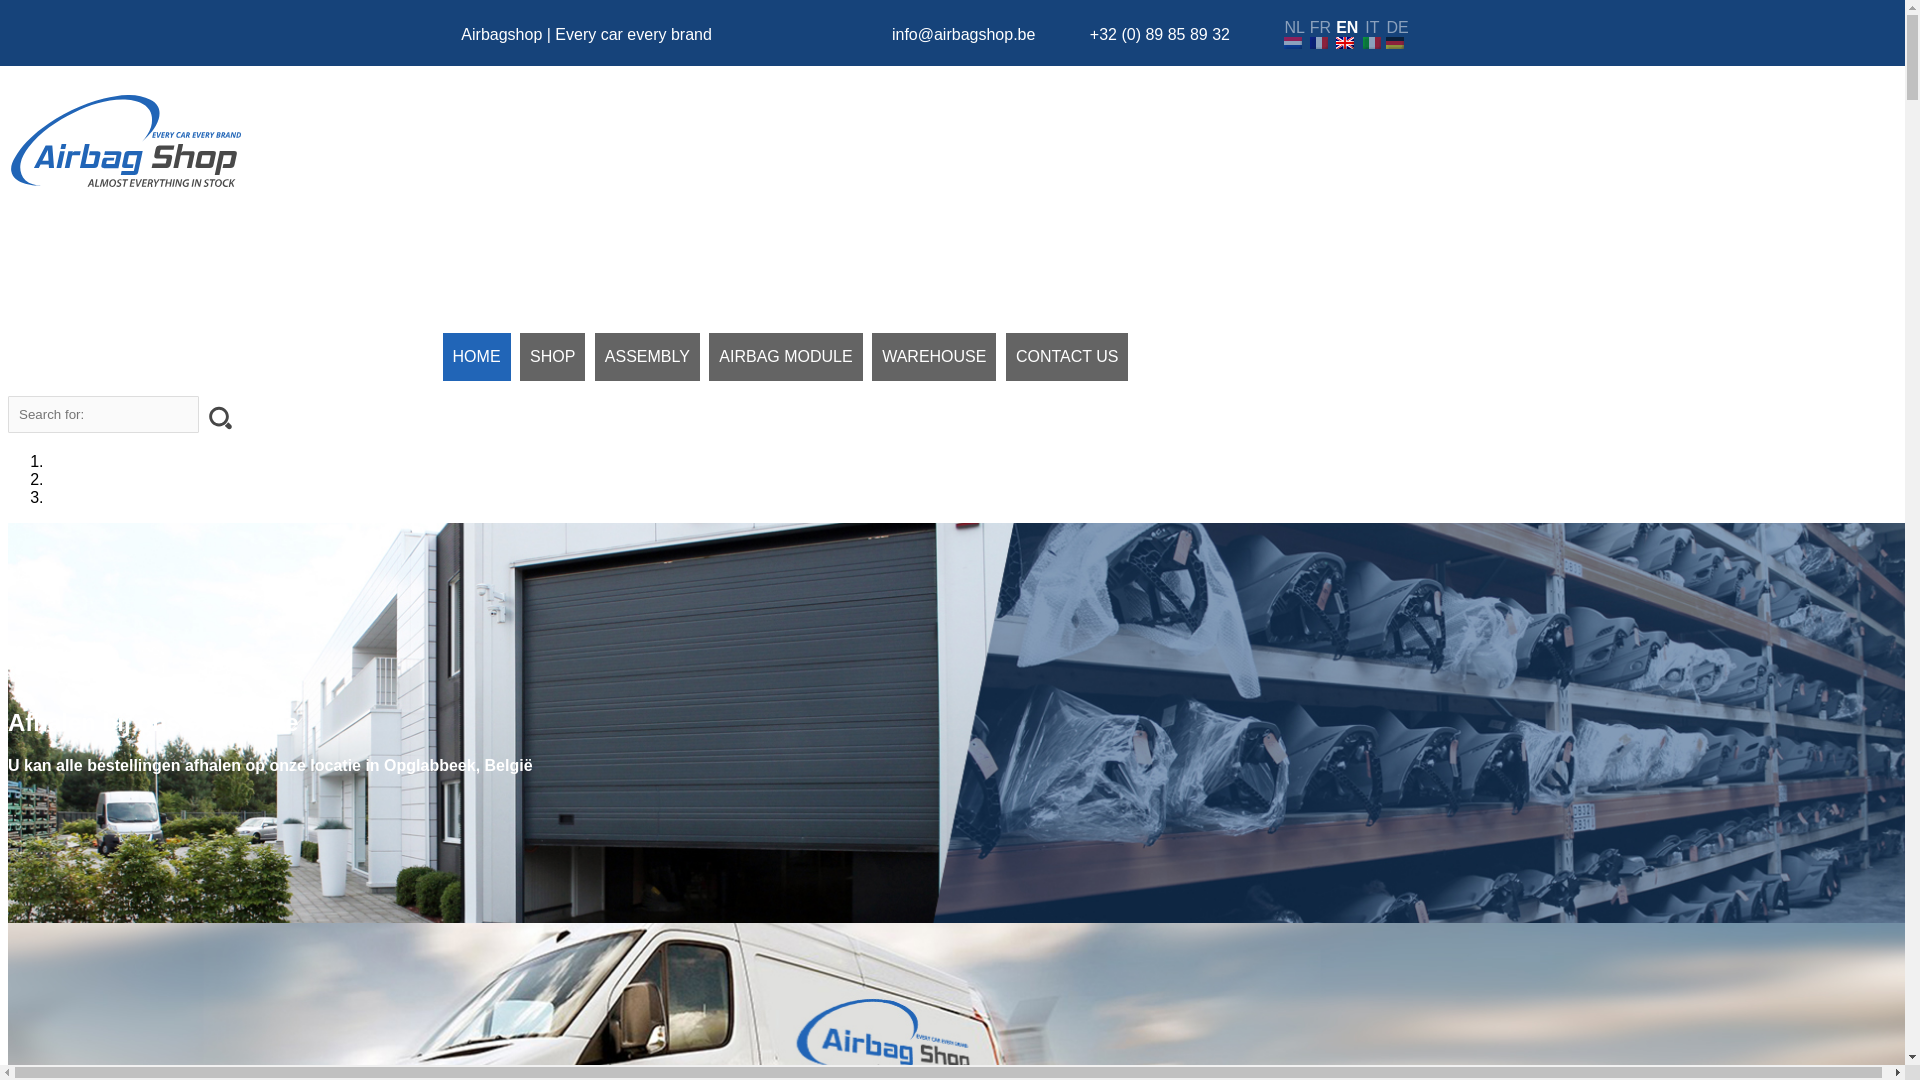 The width and height of the screenshot is (1920, 1080). Describe the element at coordinates (830, 34) in the screenshot. I see `'Chat with us via WhatsApp'` at that location.